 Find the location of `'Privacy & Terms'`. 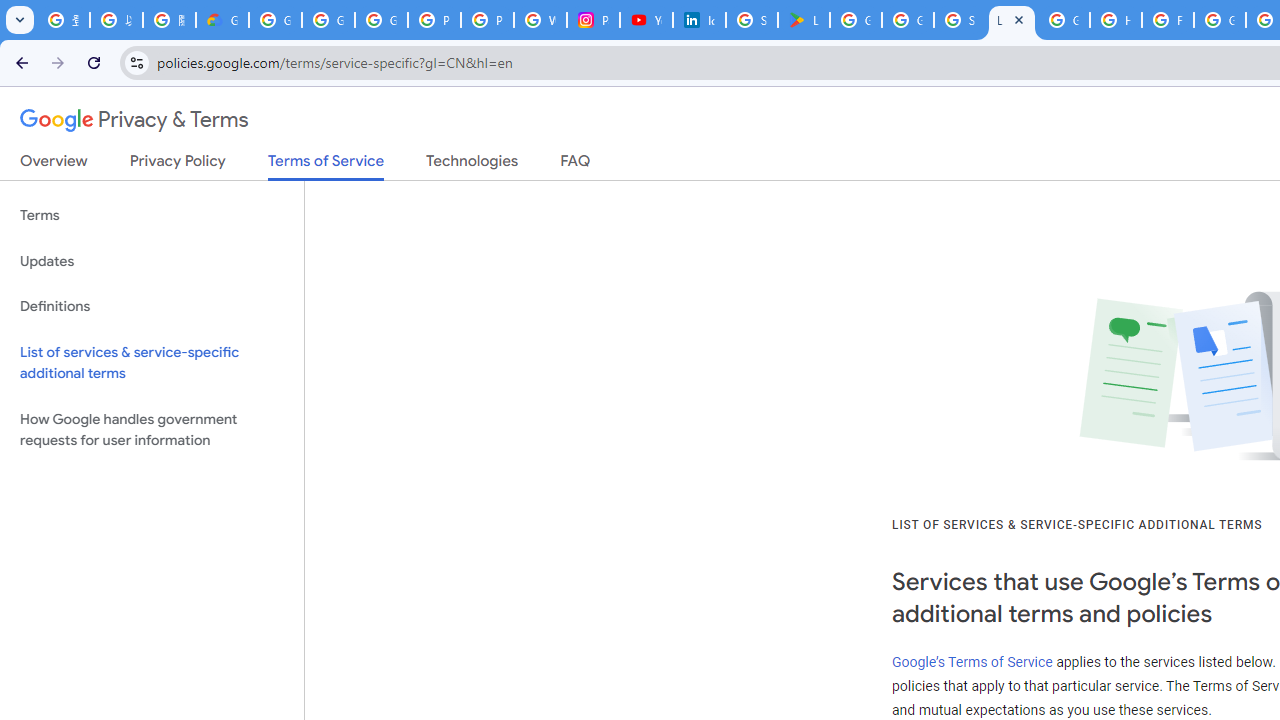

'Privacy & Terms' is located at coordinates (134, 120).